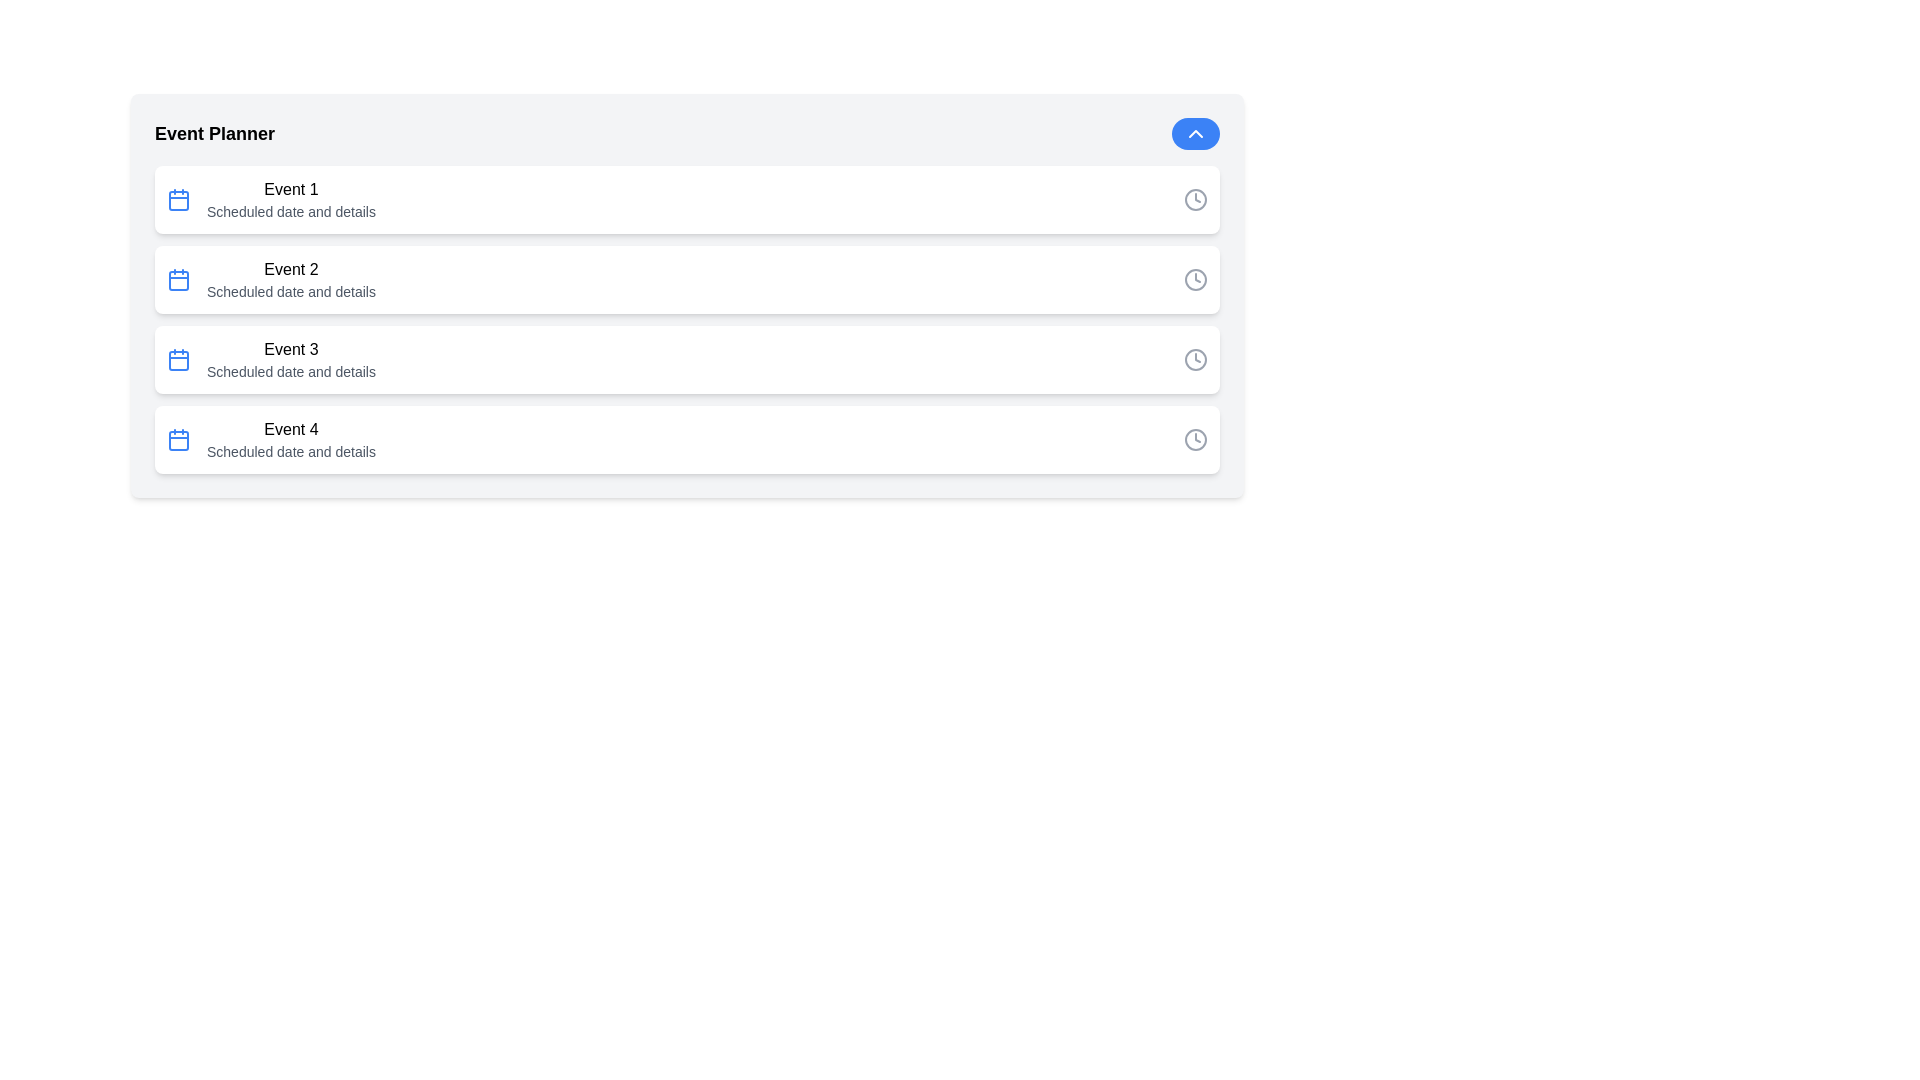 The width and height of the screenshot is (1920, 1080). What do you see at coordinates (1195, 280) in the screenshot?
I see `the SVG circle element that represents the main frame of the clock icon, located in the second event entry's row, towards the right end` at bounding box center [1195, 280].